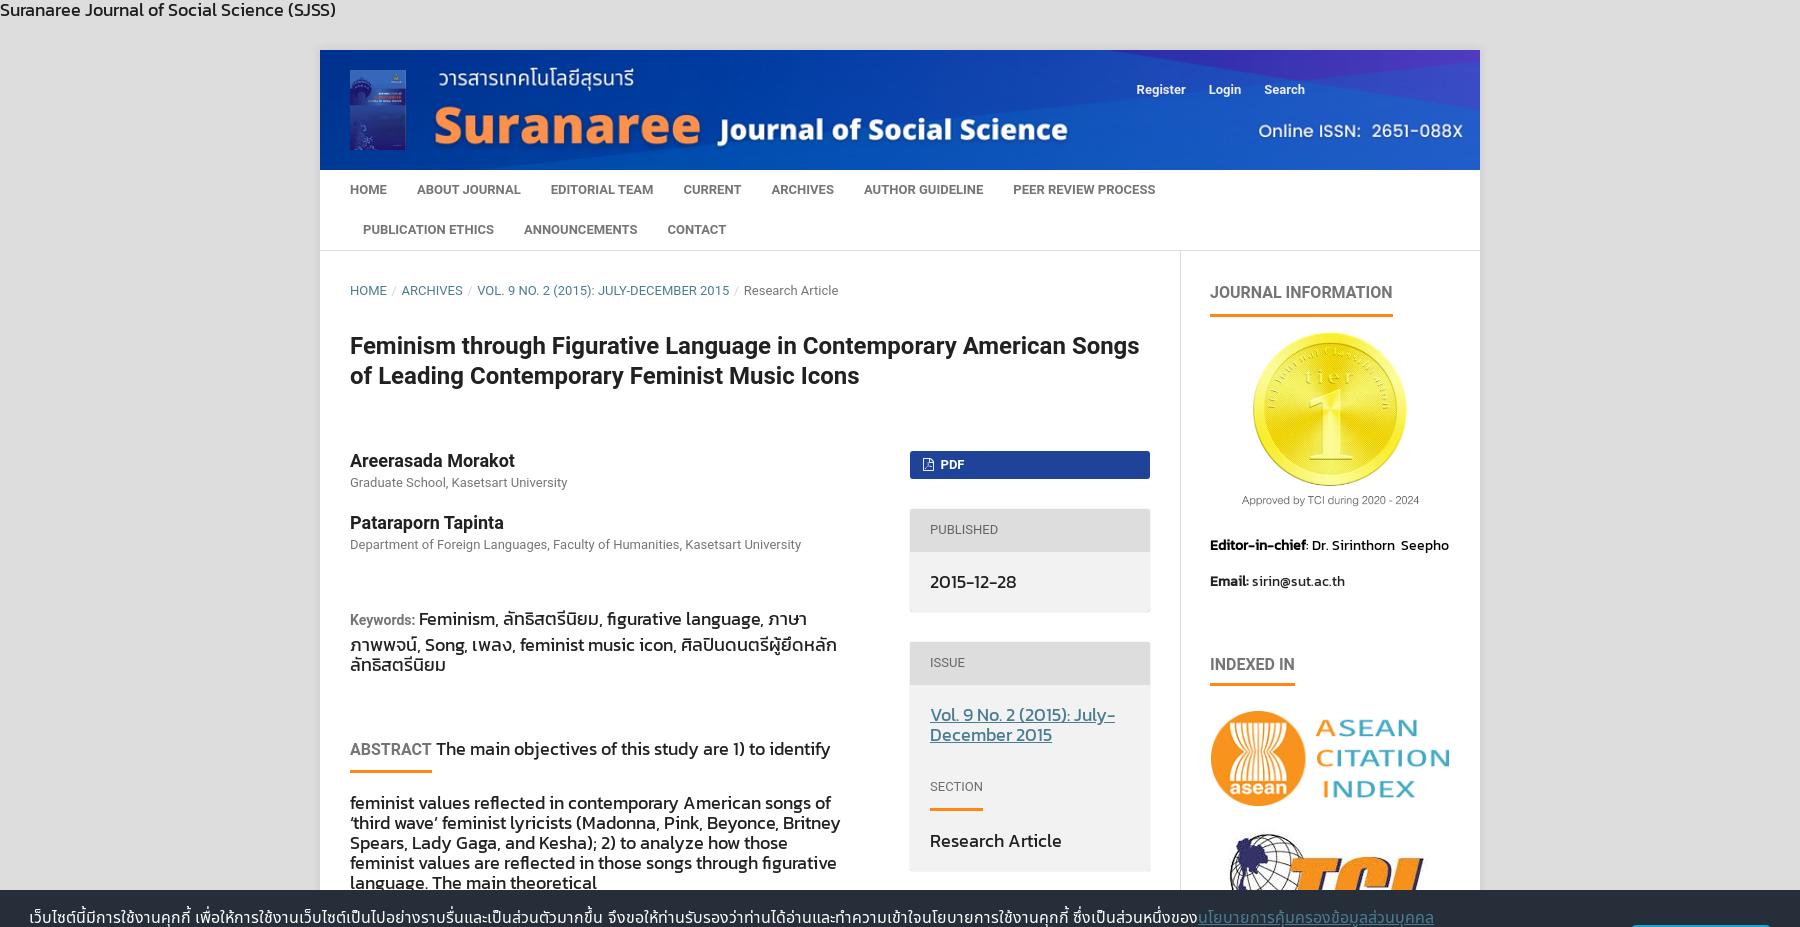 This screenshot has height=927, width=1800. I want to click on ': Dr. Sirinthorn  Seepho', so click(1376, 545).